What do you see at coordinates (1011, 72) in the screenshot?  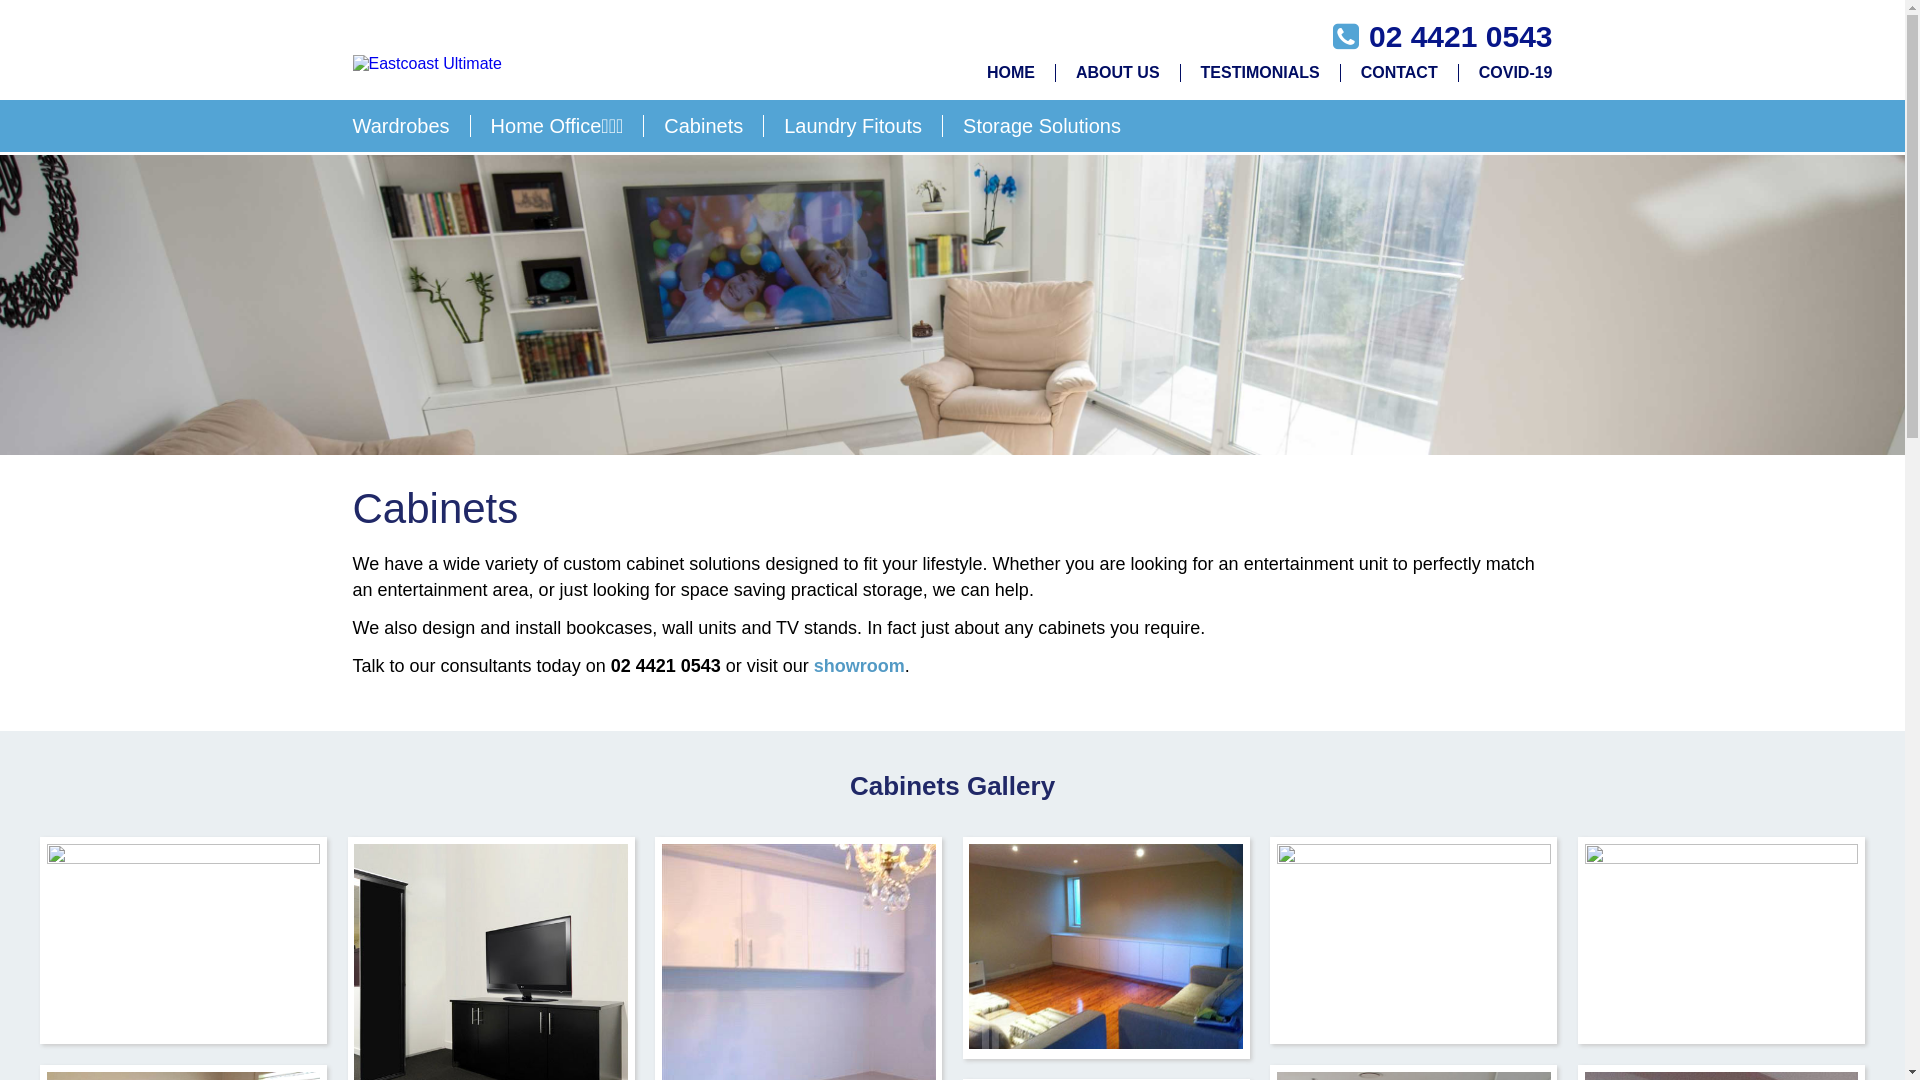 I see `'HOME'` at bounding box center [1011, 72].